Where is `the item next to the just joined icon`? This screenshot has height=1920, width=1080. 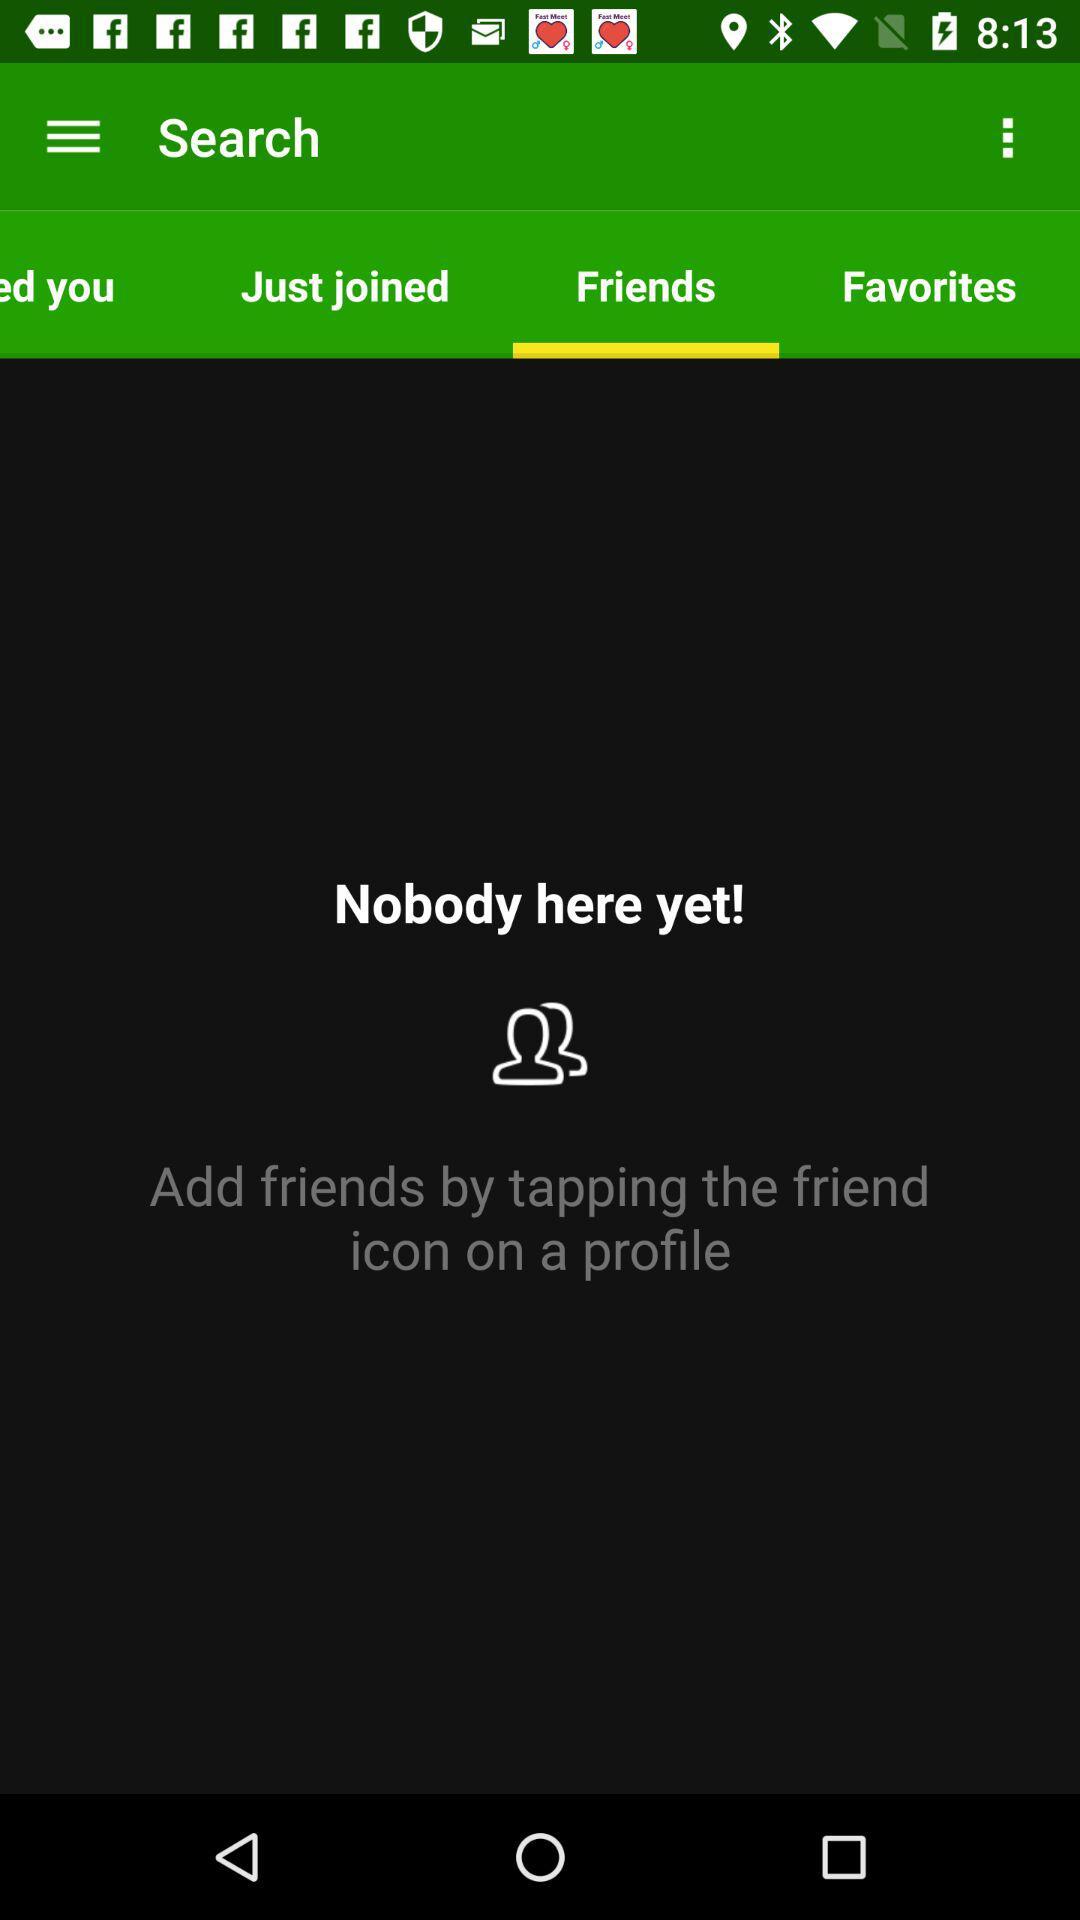
the item next to the just joined icon is located at coordinates (87, 283).